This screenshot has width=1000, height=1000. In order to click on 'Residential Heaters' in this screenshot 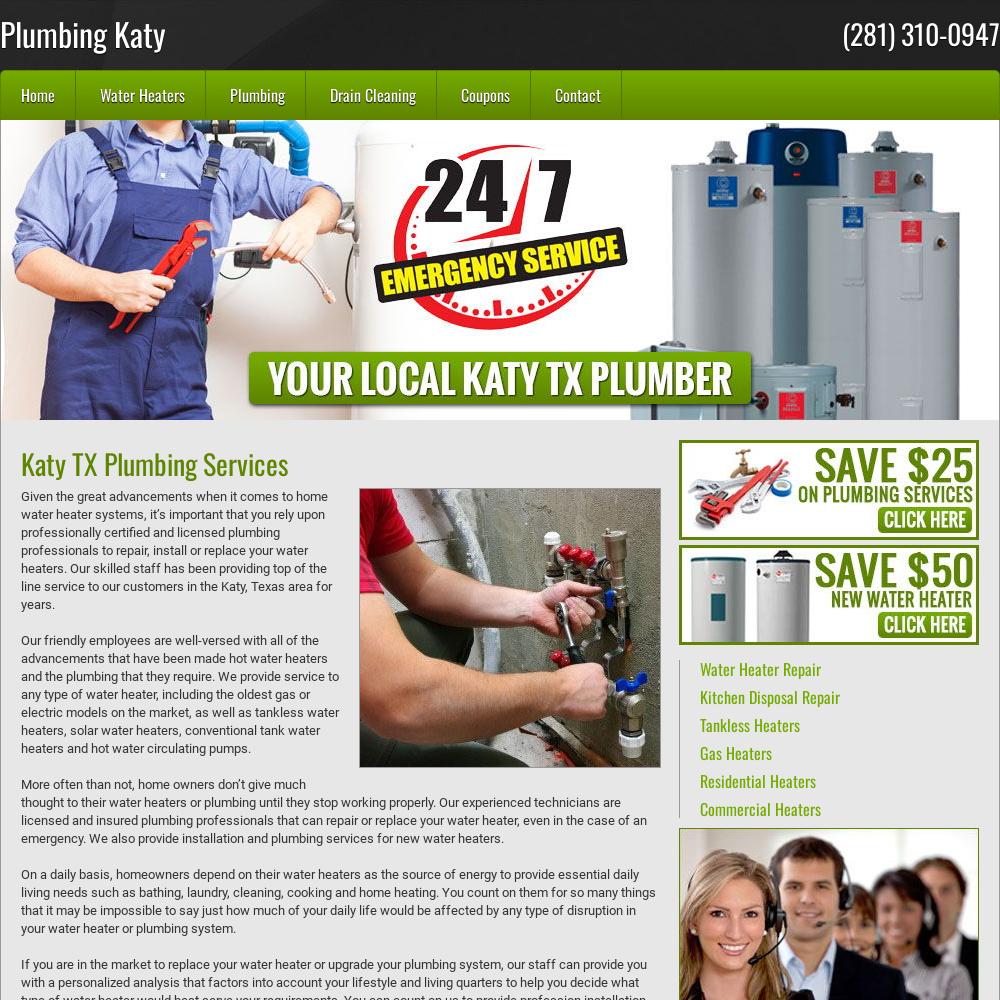, I will do `click(758, 781)`.